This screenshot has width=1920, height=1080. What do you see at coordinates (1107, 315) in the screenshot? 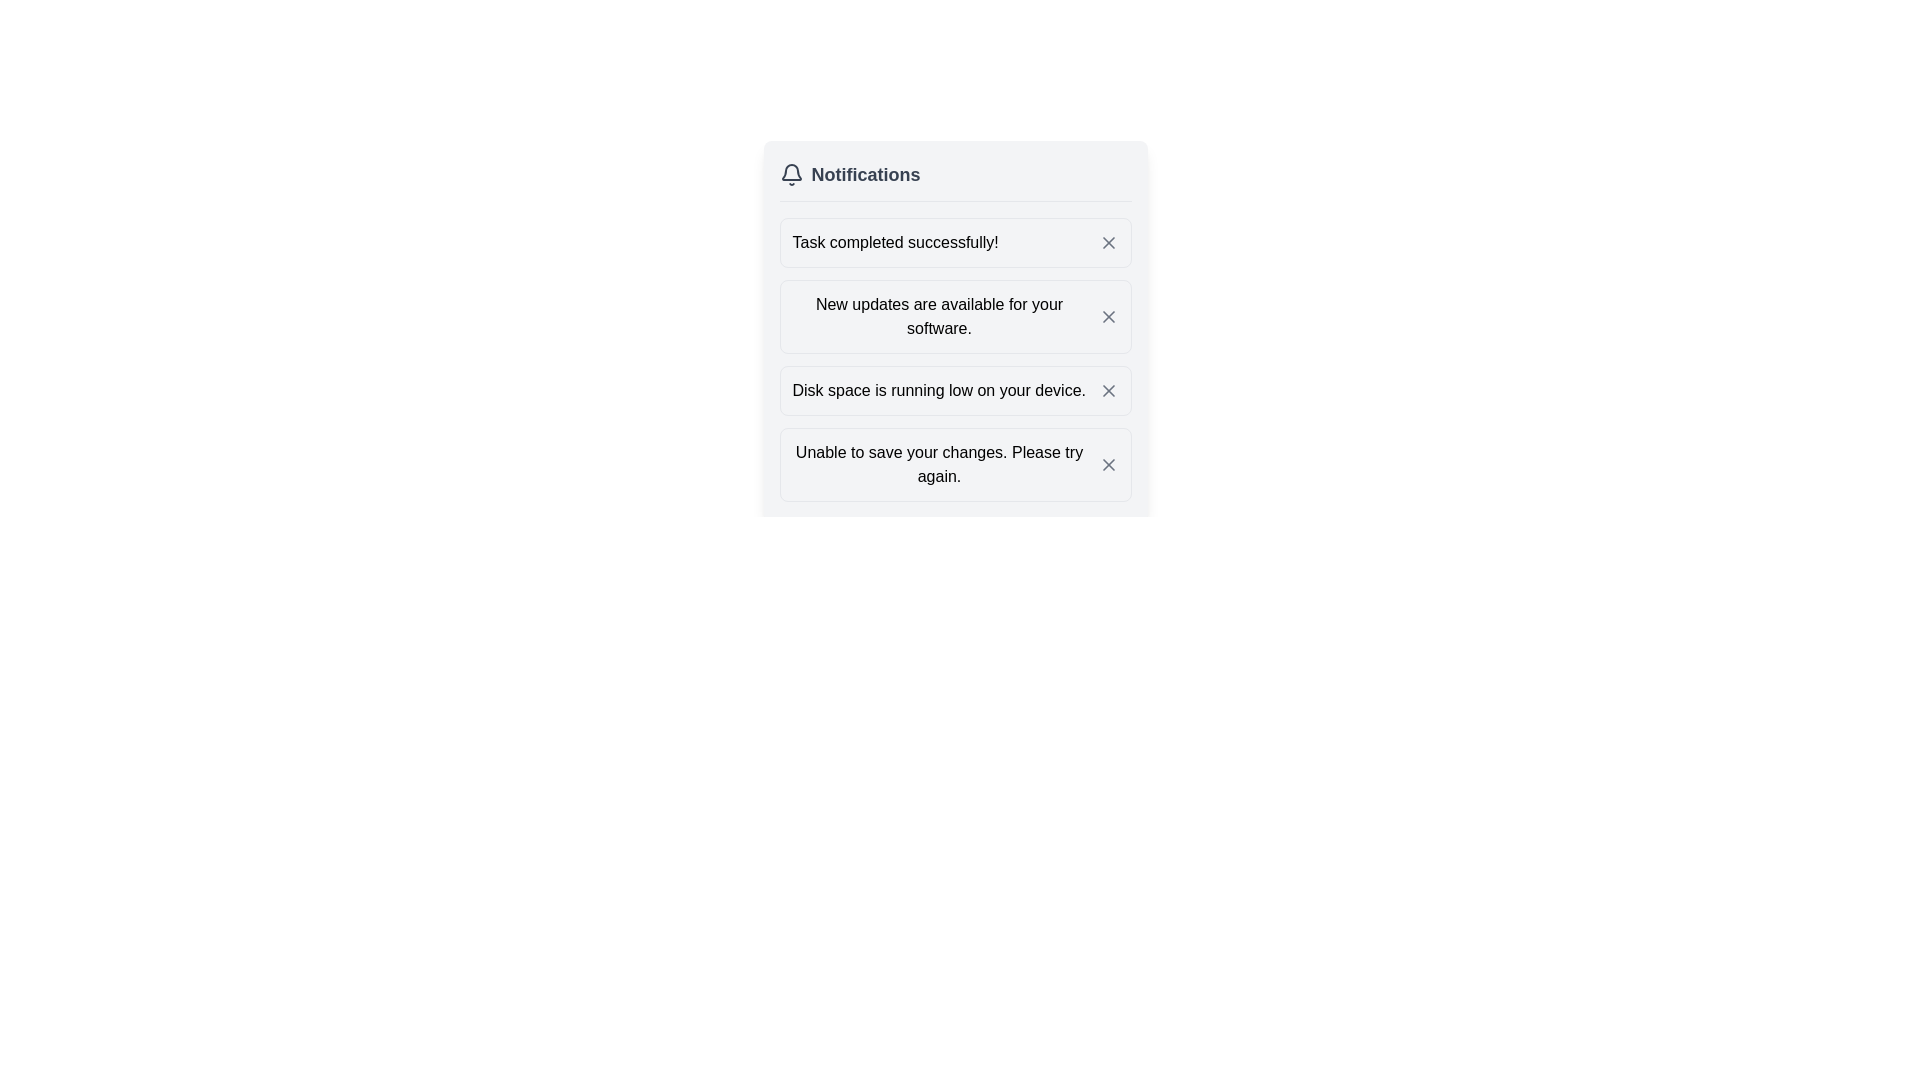
I see `the small gray 'X' icon located to the far right of the 'New updates are available for your software.' notification box` at bounding box center [1107, 315].